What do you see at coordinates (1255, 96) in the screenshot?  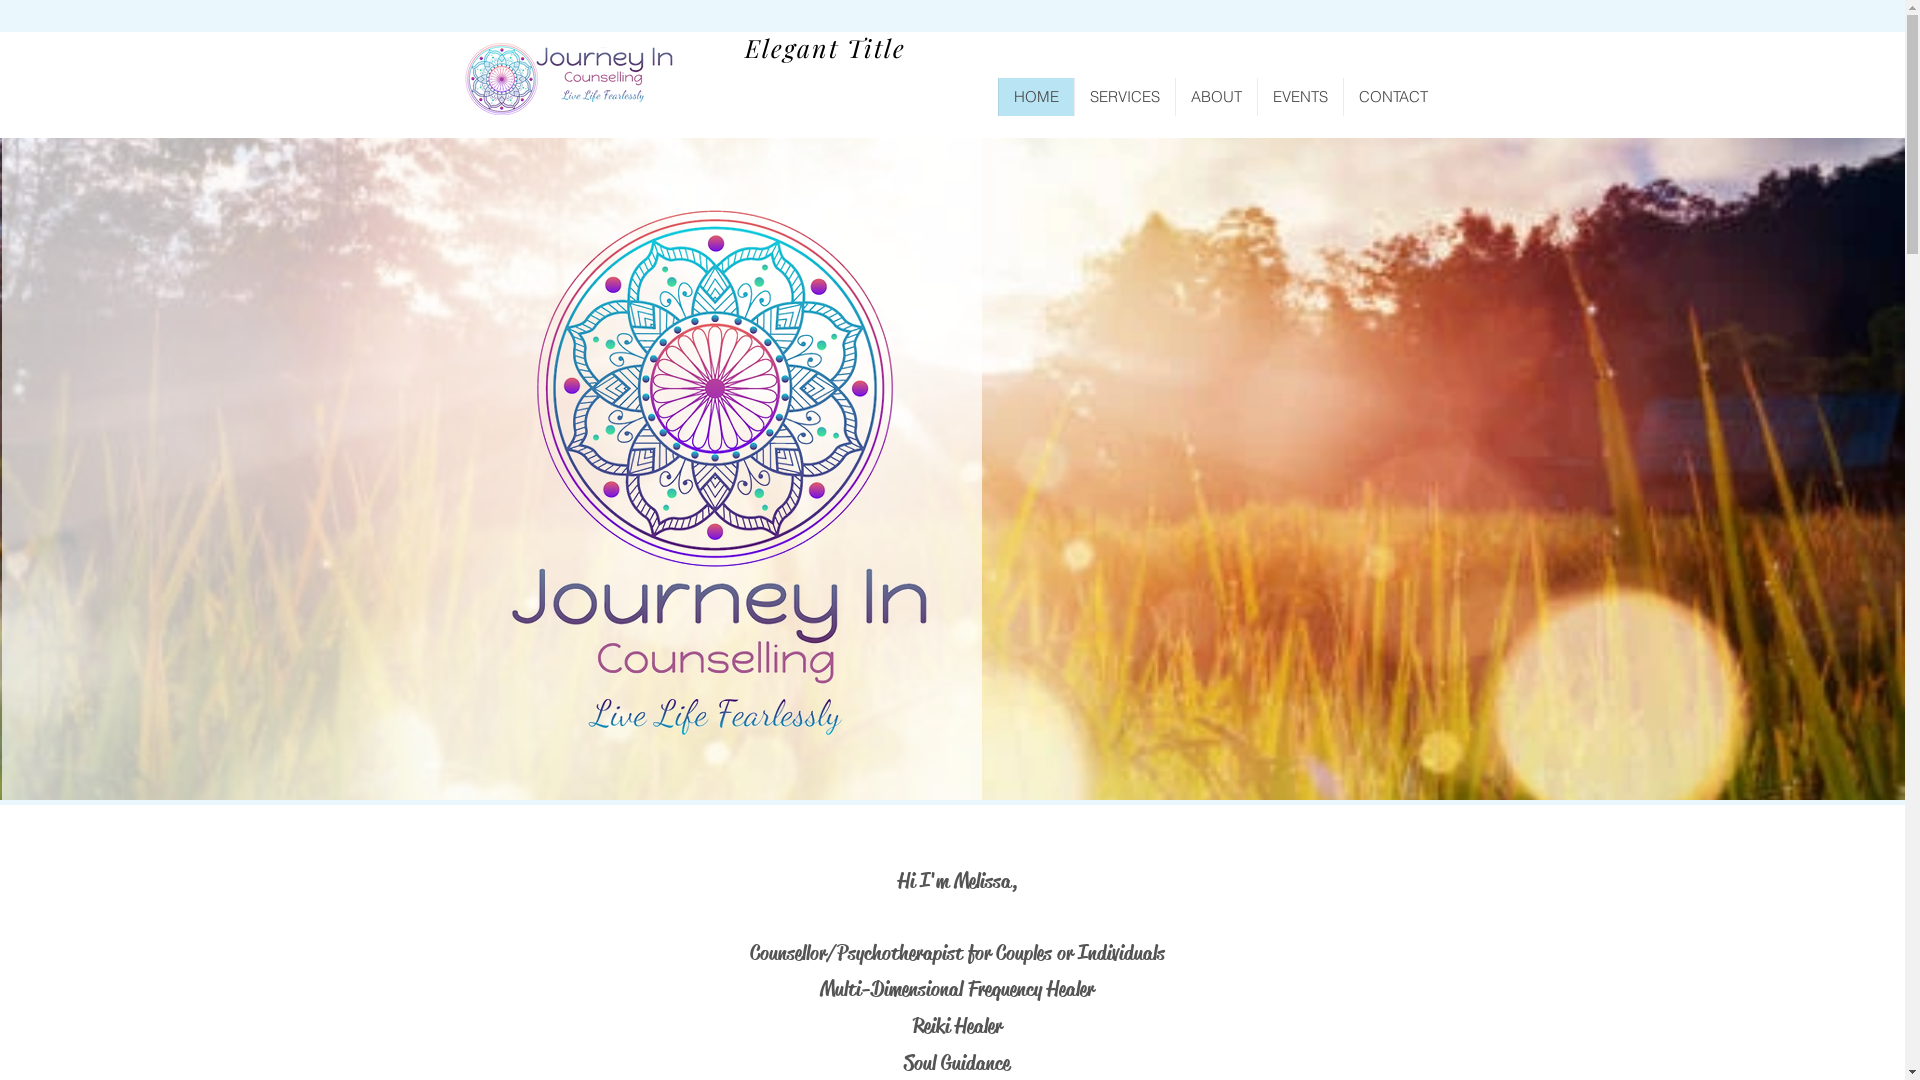 I see `'EVENTS'` at bounding box center [1255, 96].